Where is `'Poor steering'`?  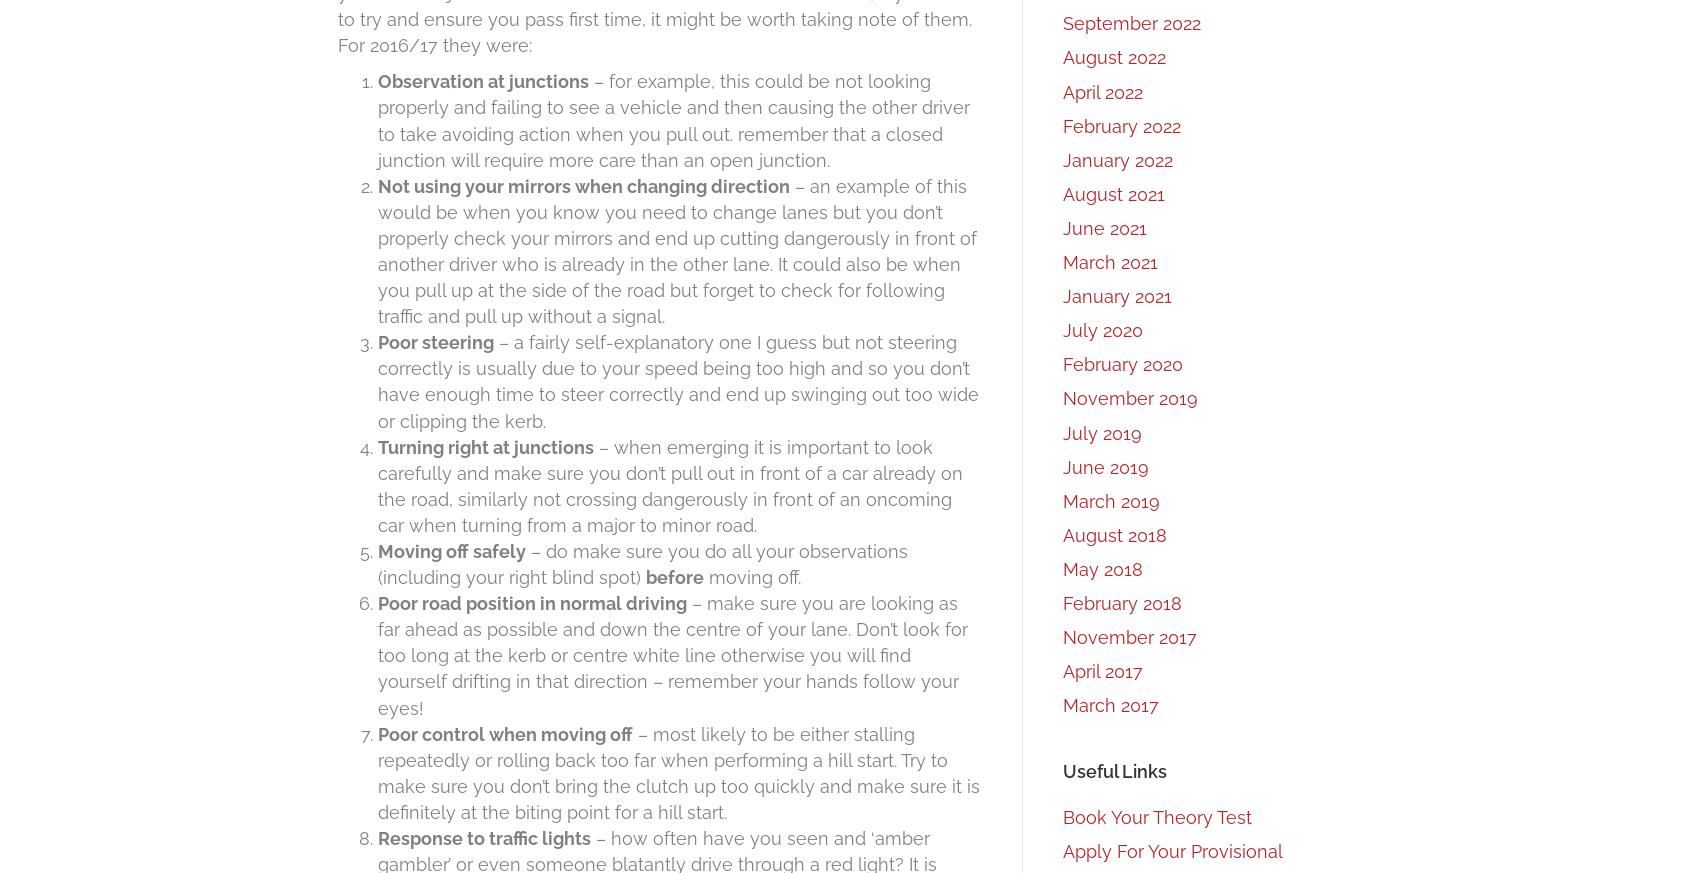
'Poor steering' is located at coordinates (436, 342).